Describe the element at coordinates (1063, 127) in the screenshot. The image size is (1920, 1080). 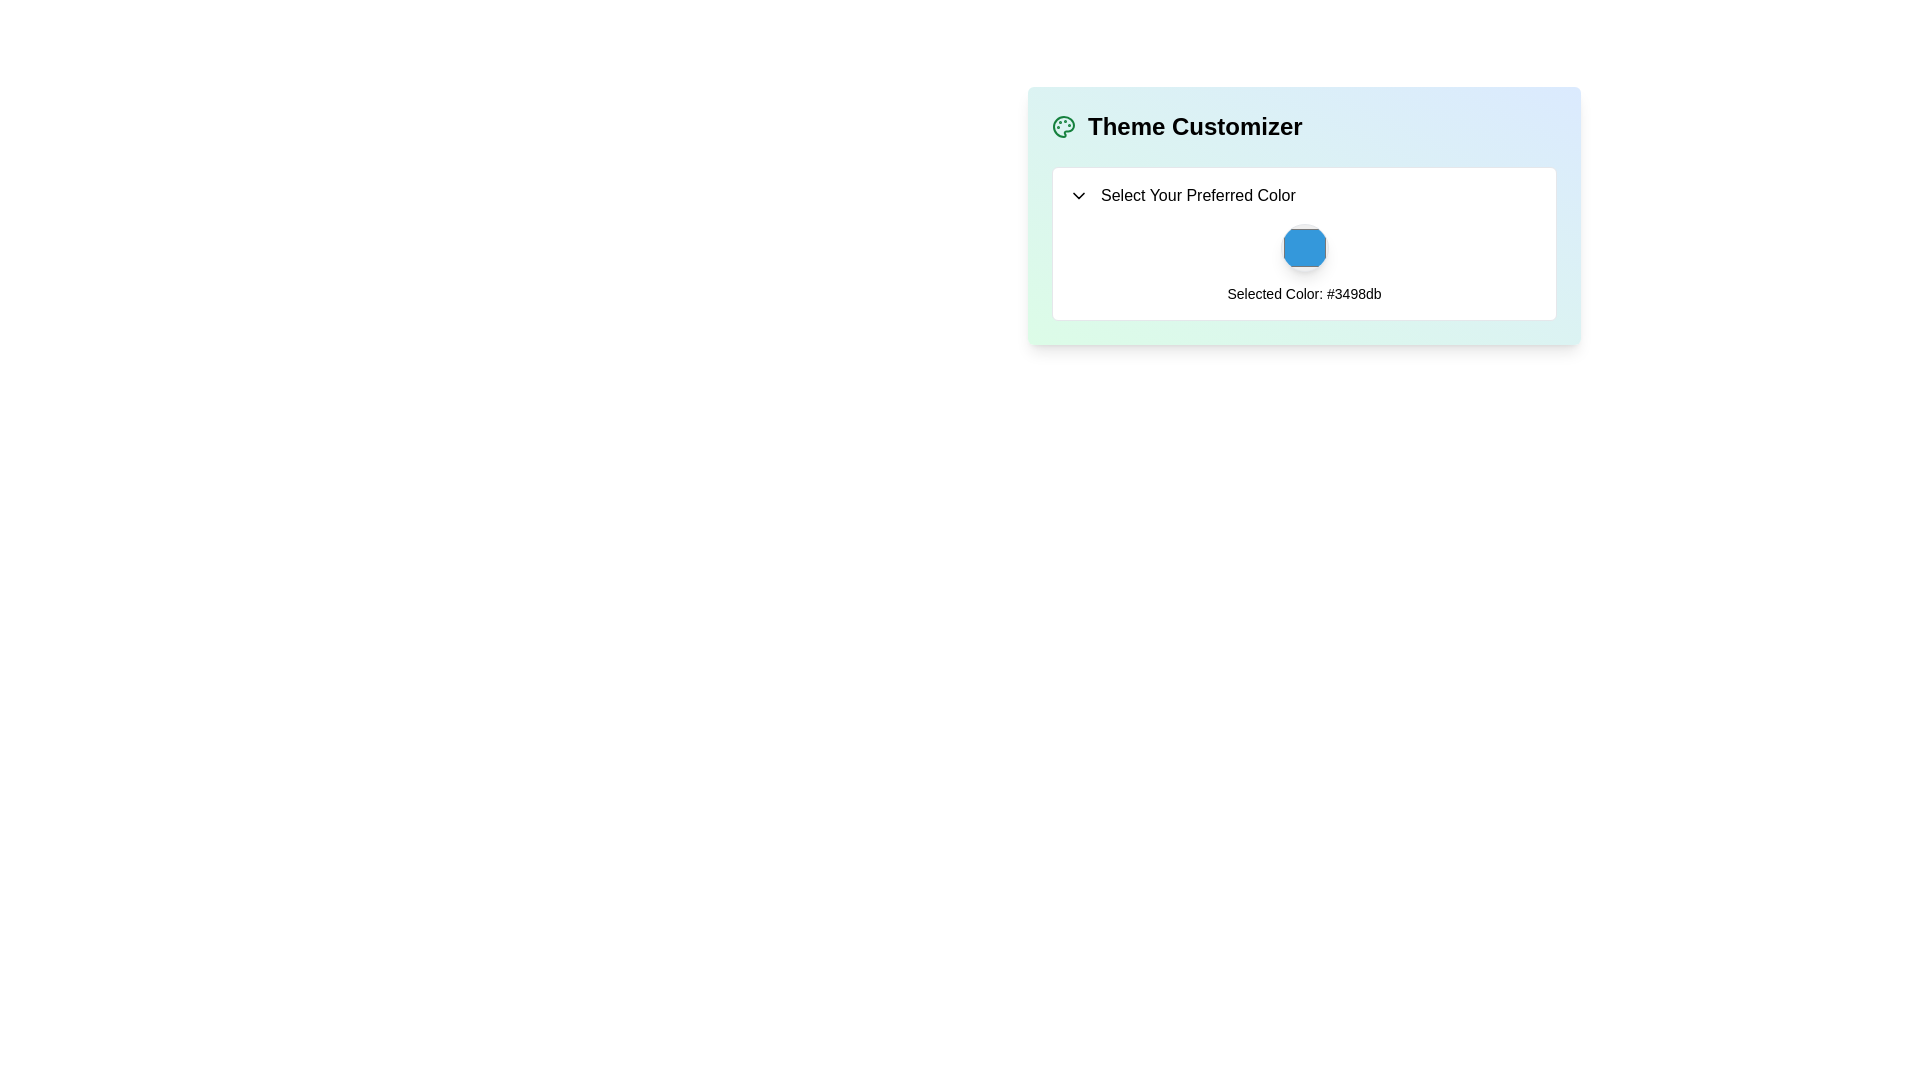
I see `the green palette icon located at the left-most side of the 'Theme Customizer' title block, which symbolizes artistic functionalities` at that location.